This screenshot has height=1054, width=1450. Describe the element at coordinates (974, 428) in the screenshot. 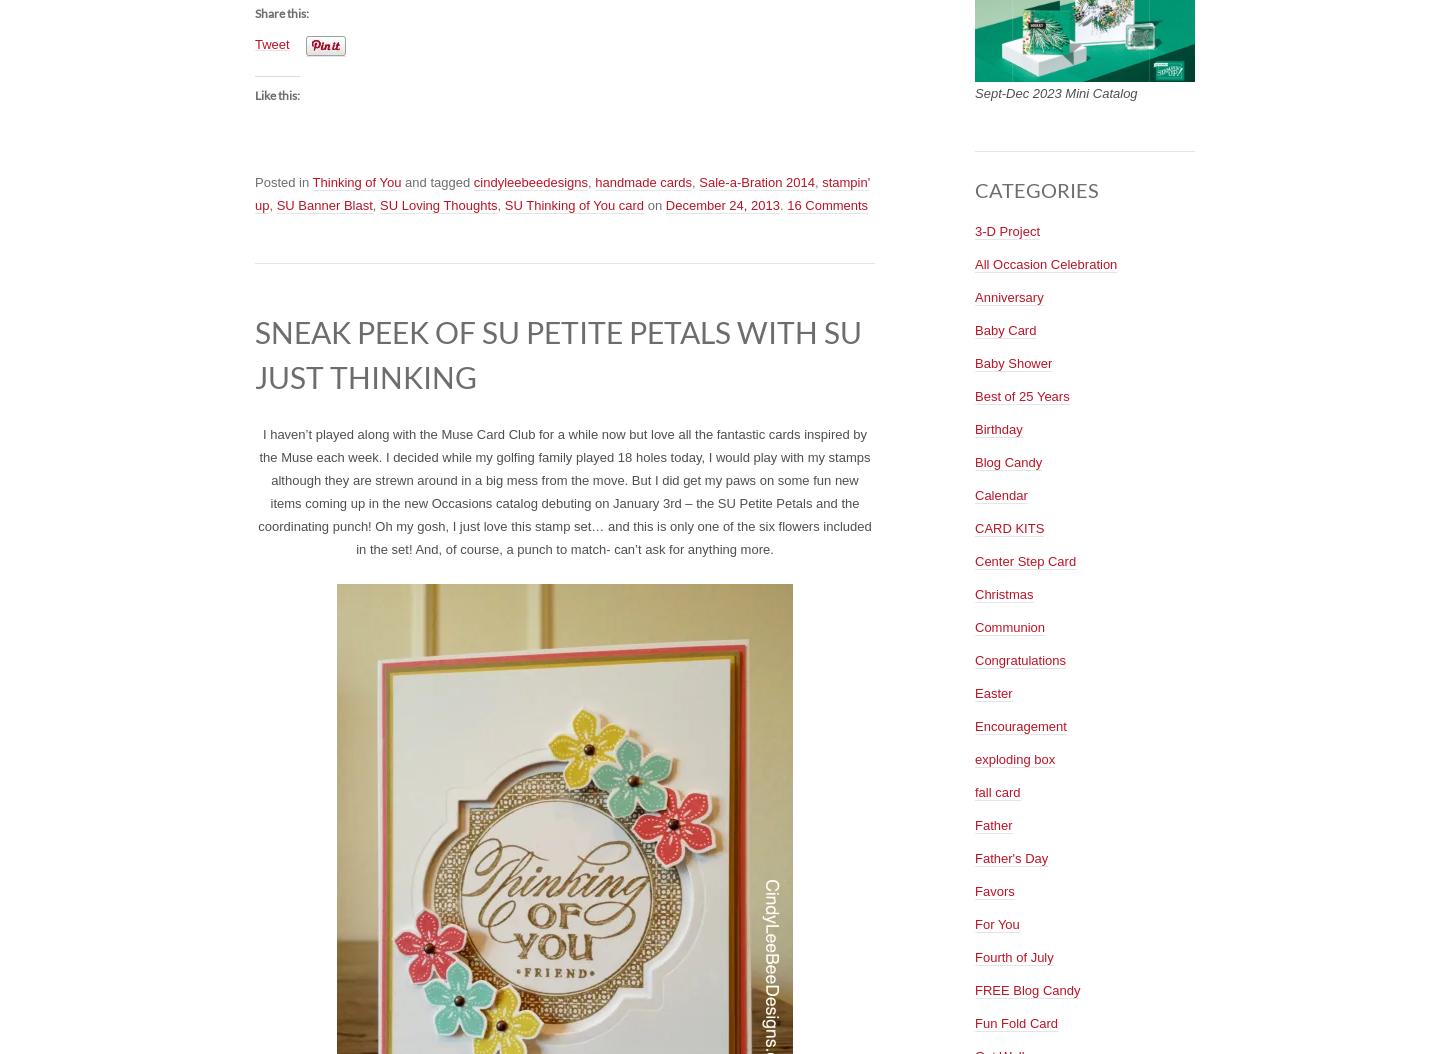

I see `'Birthday'` at that location.